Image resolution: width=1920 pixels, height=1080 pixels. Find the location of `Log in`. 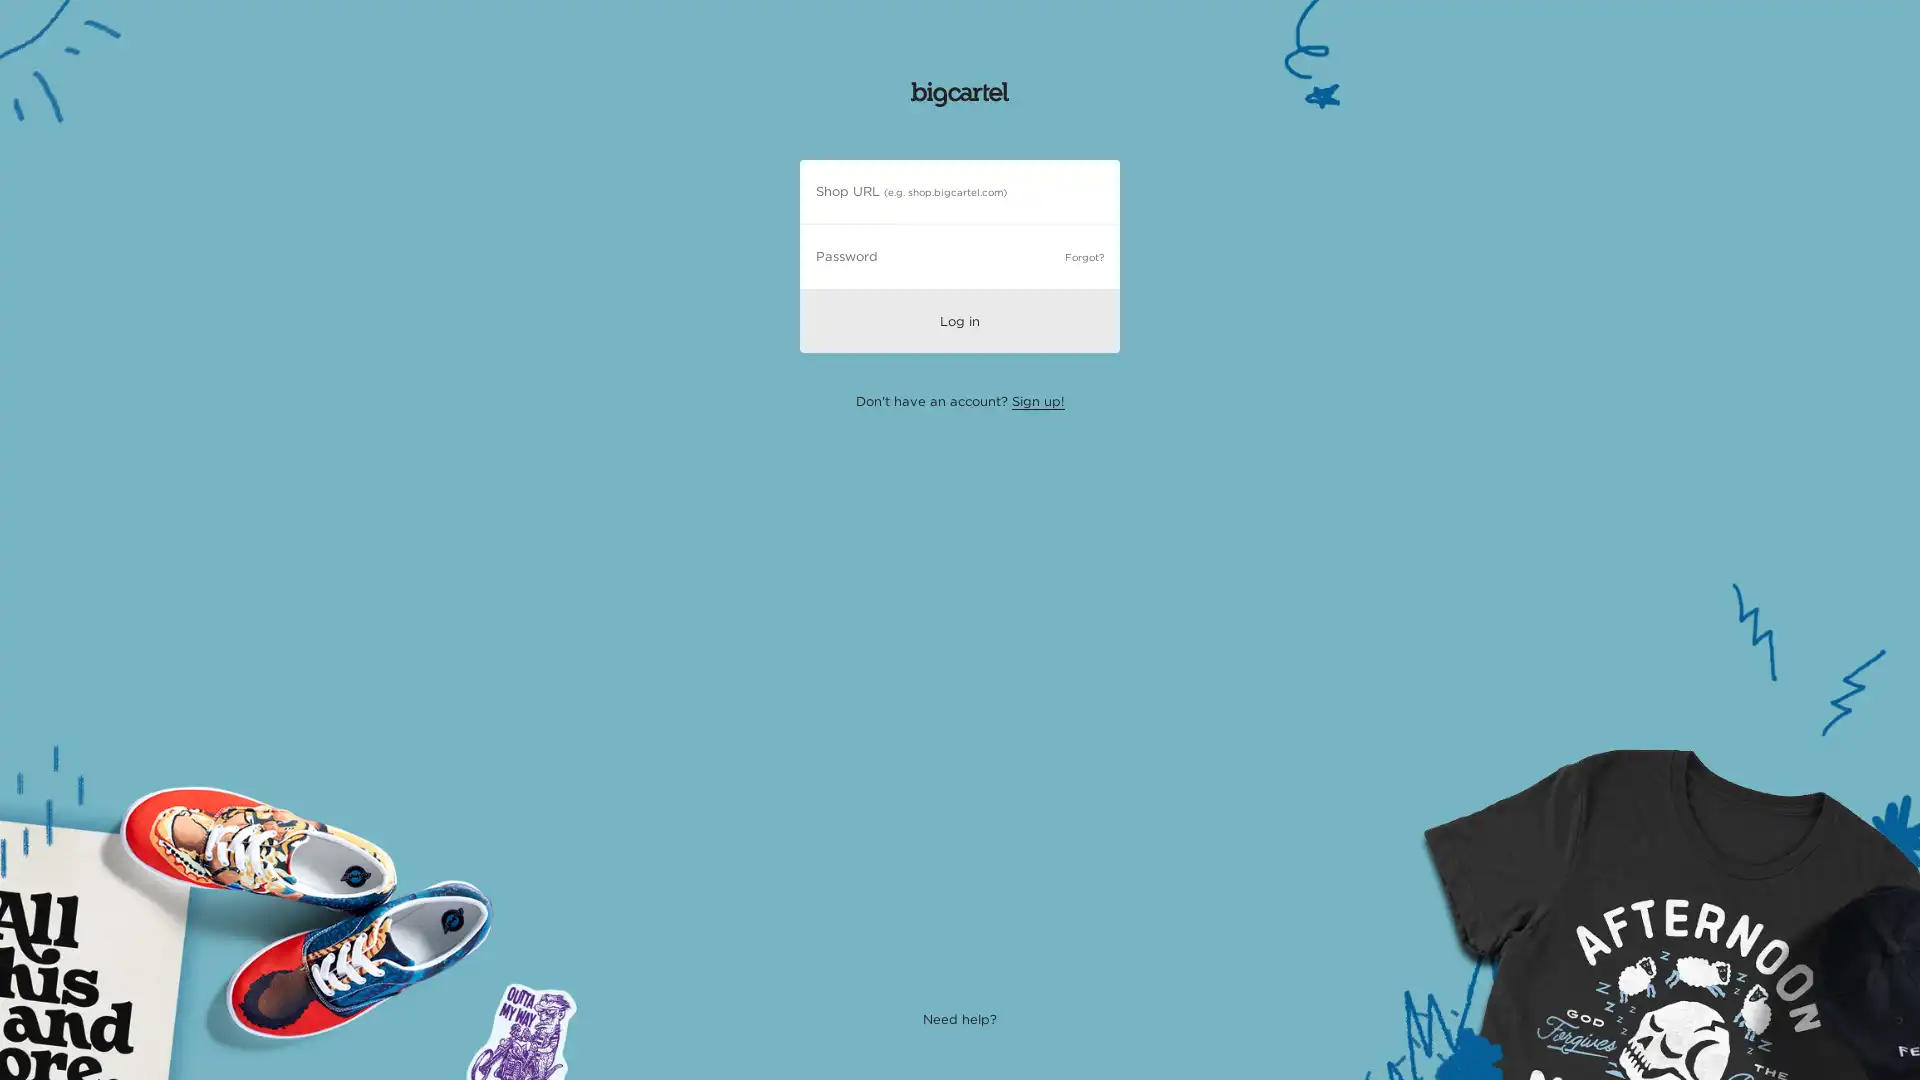

Log in is located at coordinates (960, 319).